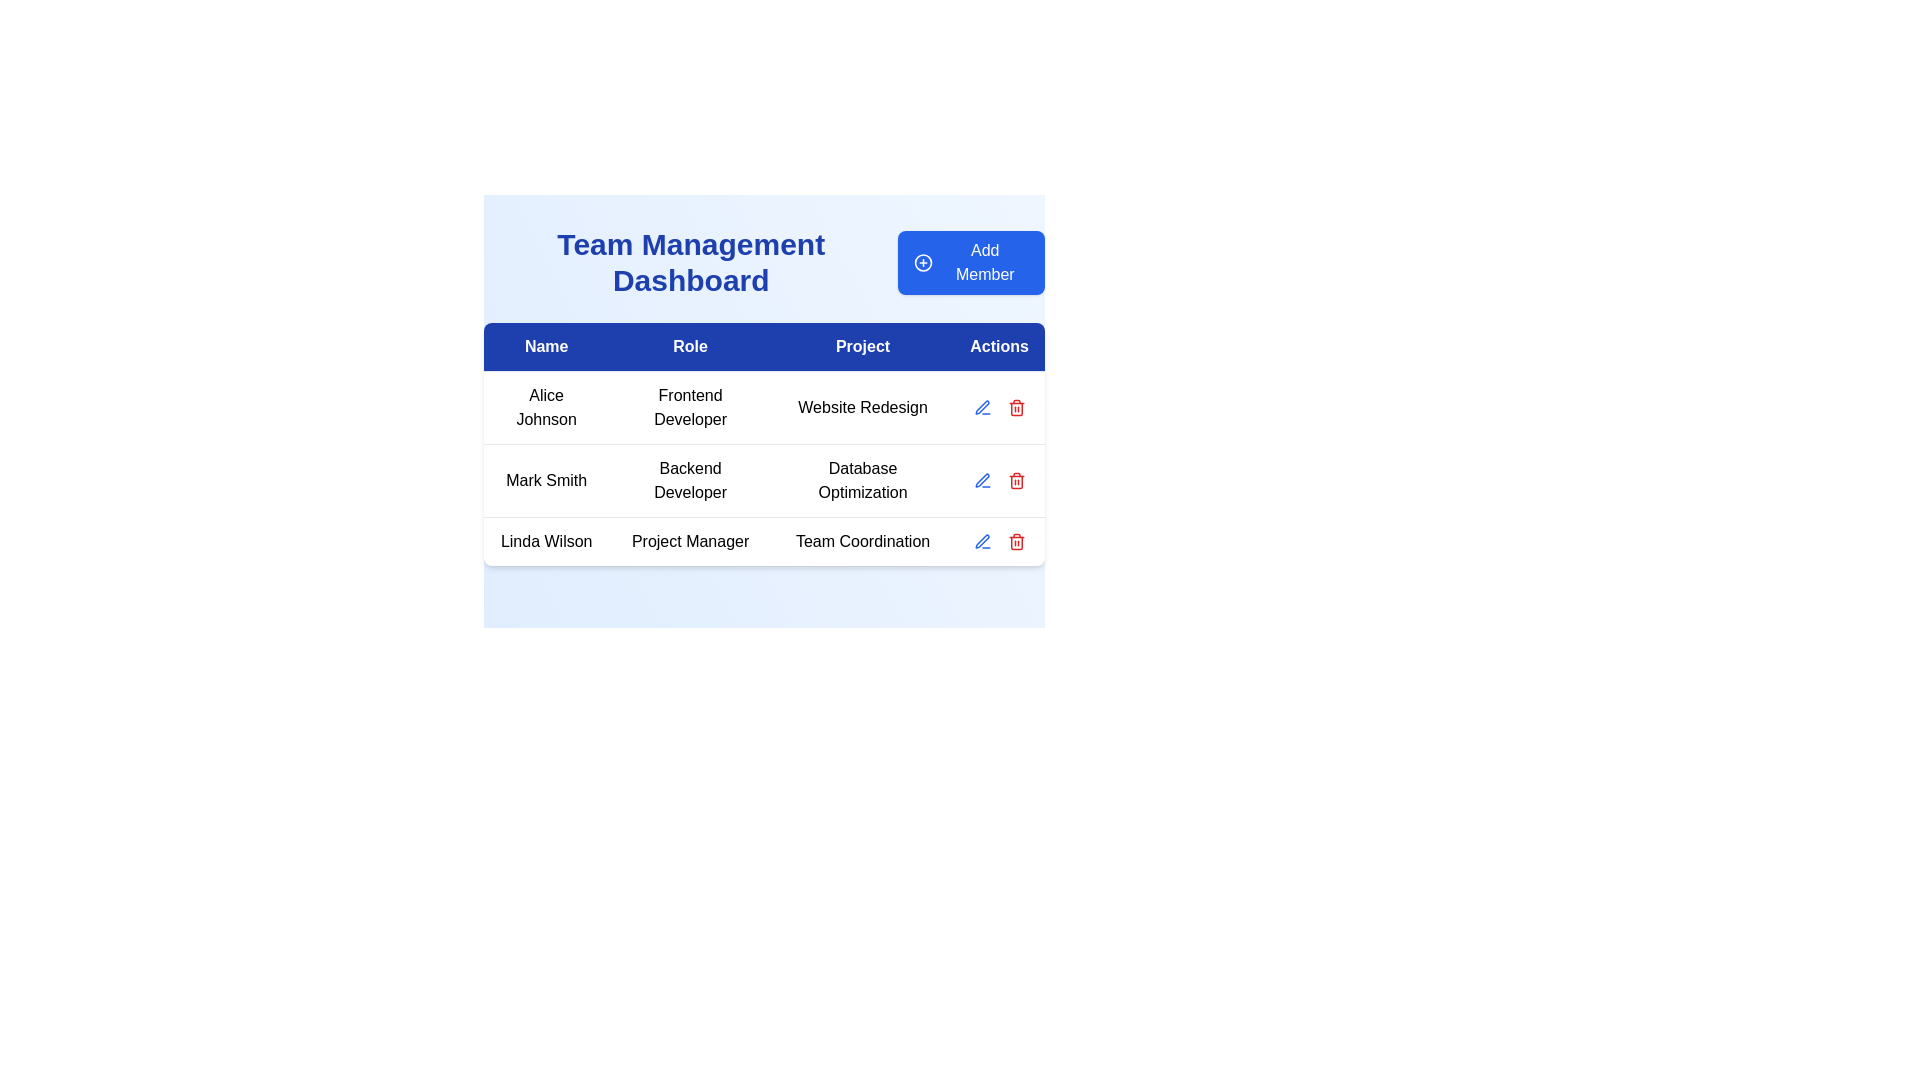 Image resolution: width=1920 pixels, height=1080 pixels. I want to click on the 'Frontend Developer' text label in the second column of the first row of the table, so click(690, 407).